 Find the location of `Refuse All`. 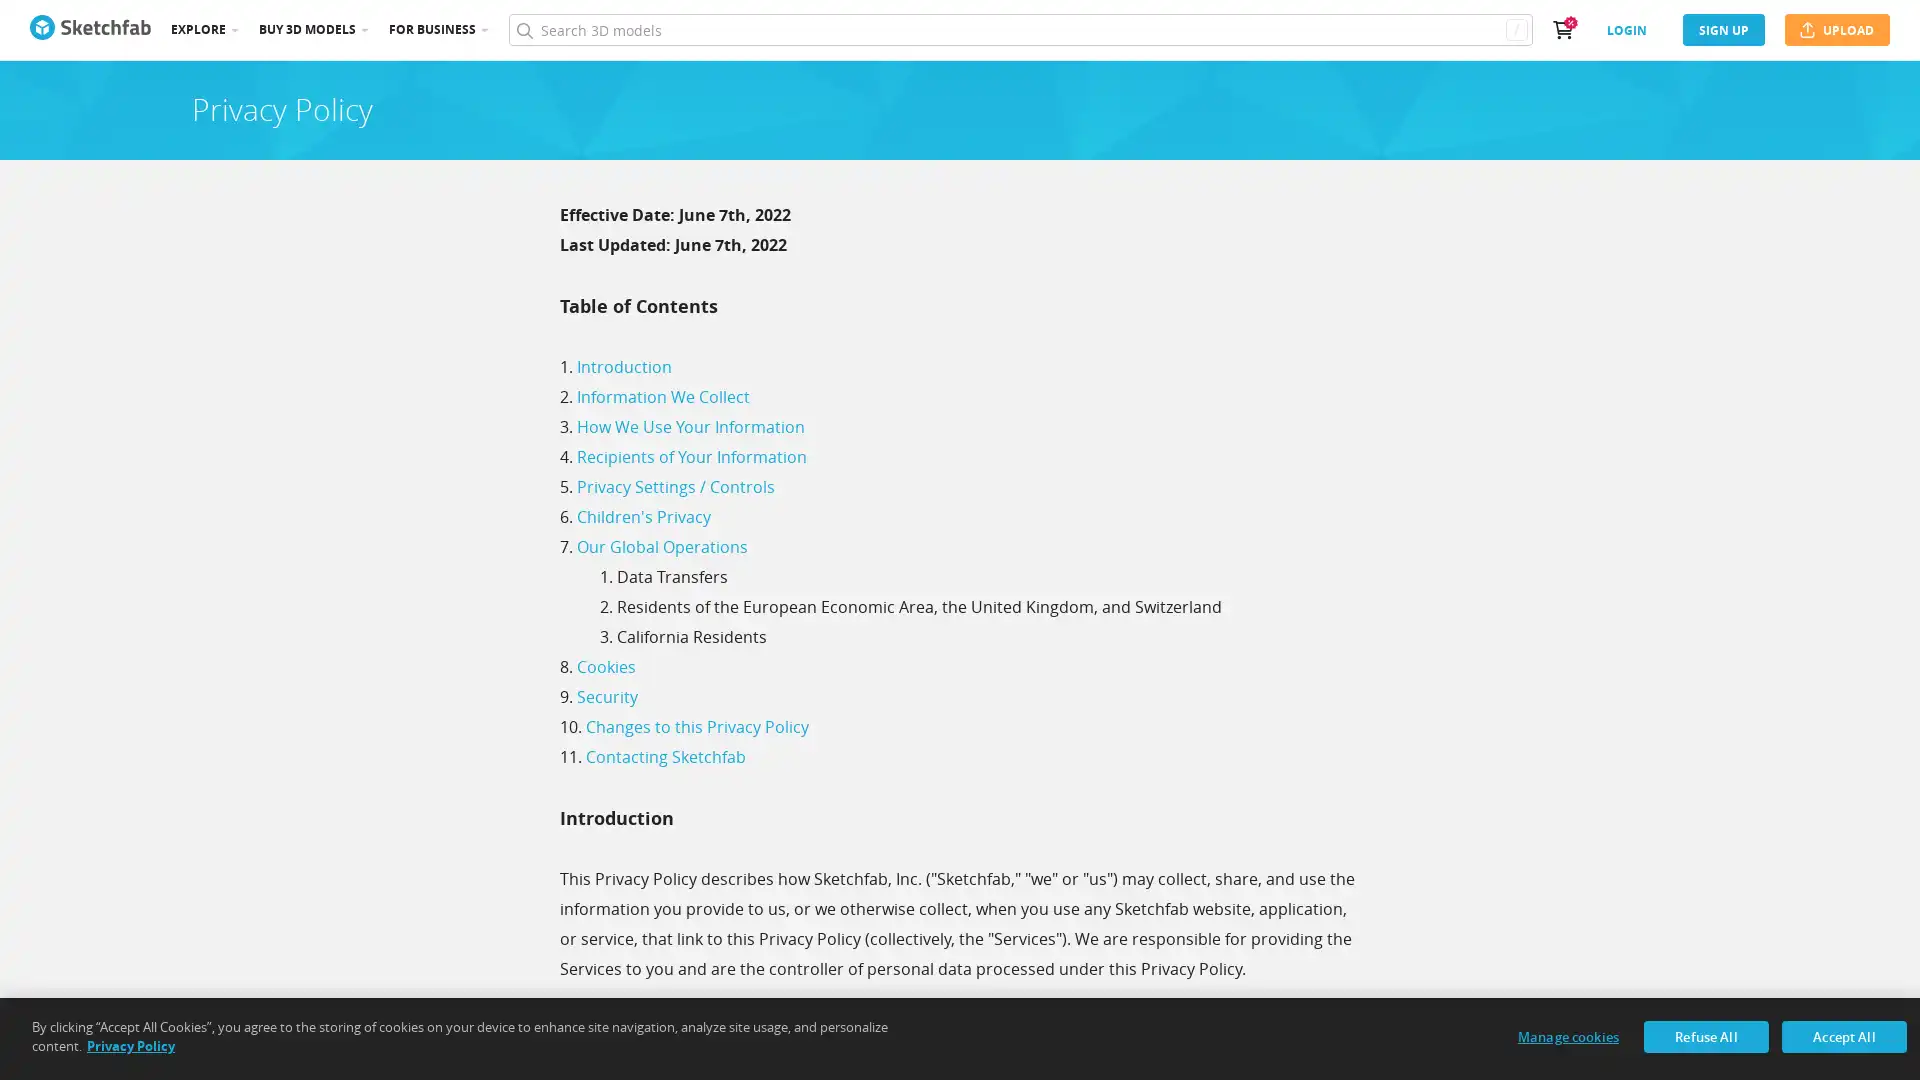

Refuse All is located at coordinates (1705, 1036).